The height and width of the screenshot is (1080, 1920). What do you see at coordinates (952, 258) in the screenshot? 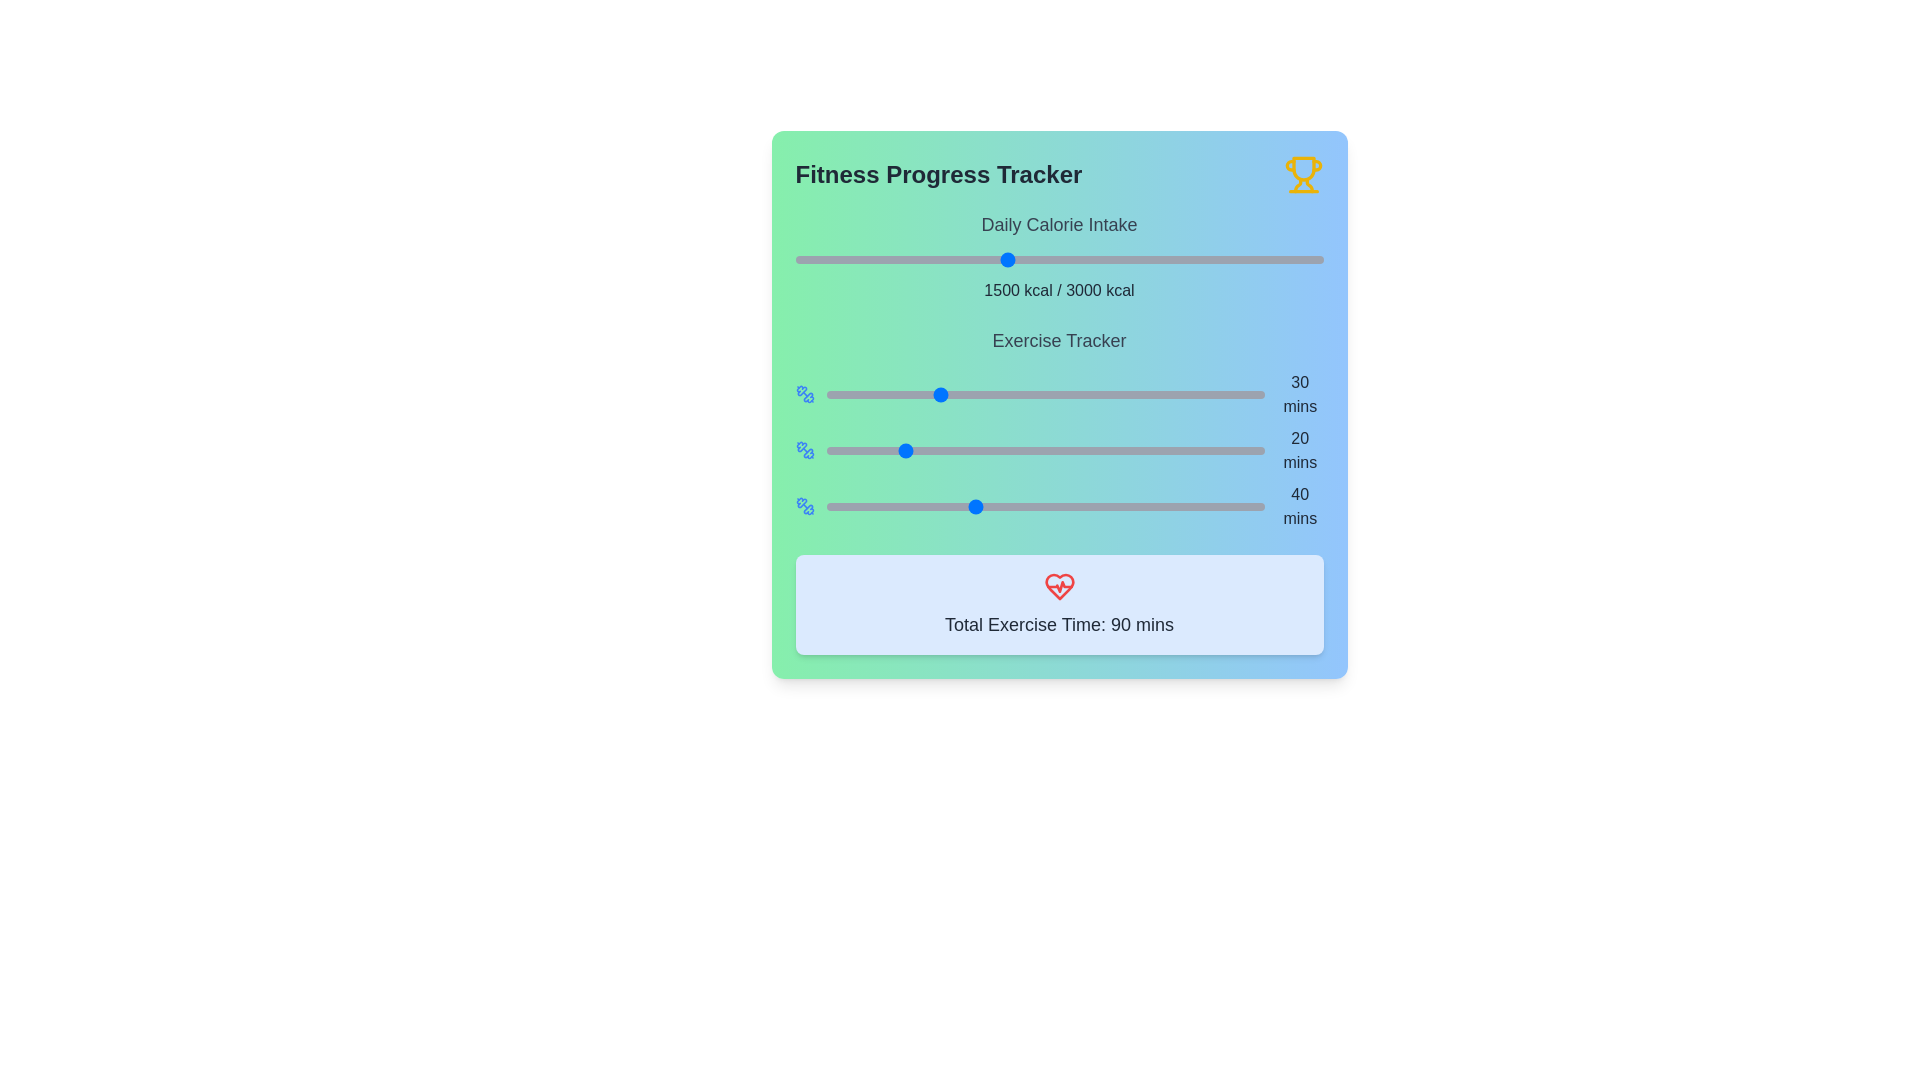
I see `daily calorie intake` at bounding box center [952, 258].